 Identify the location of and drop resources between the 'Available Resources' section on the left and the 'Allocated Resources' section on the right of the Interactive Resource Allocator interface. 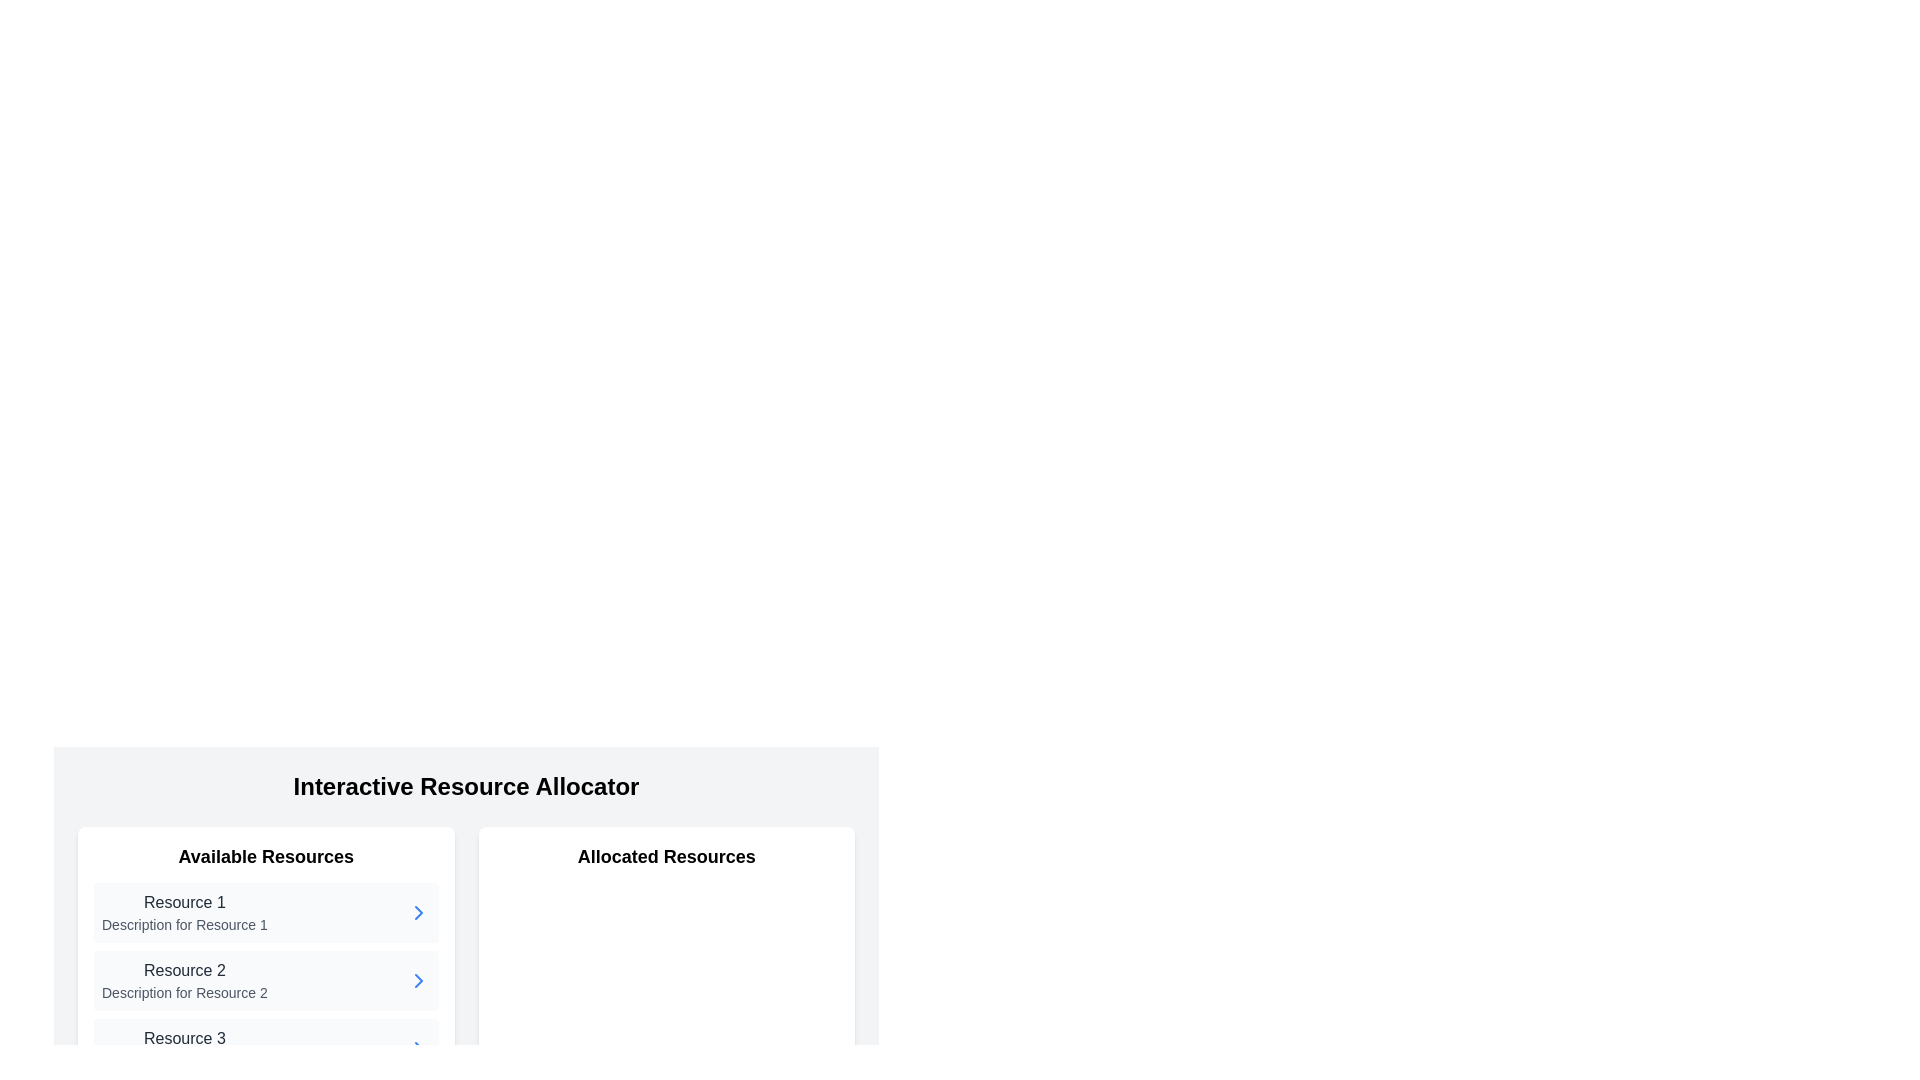
(465, 882).